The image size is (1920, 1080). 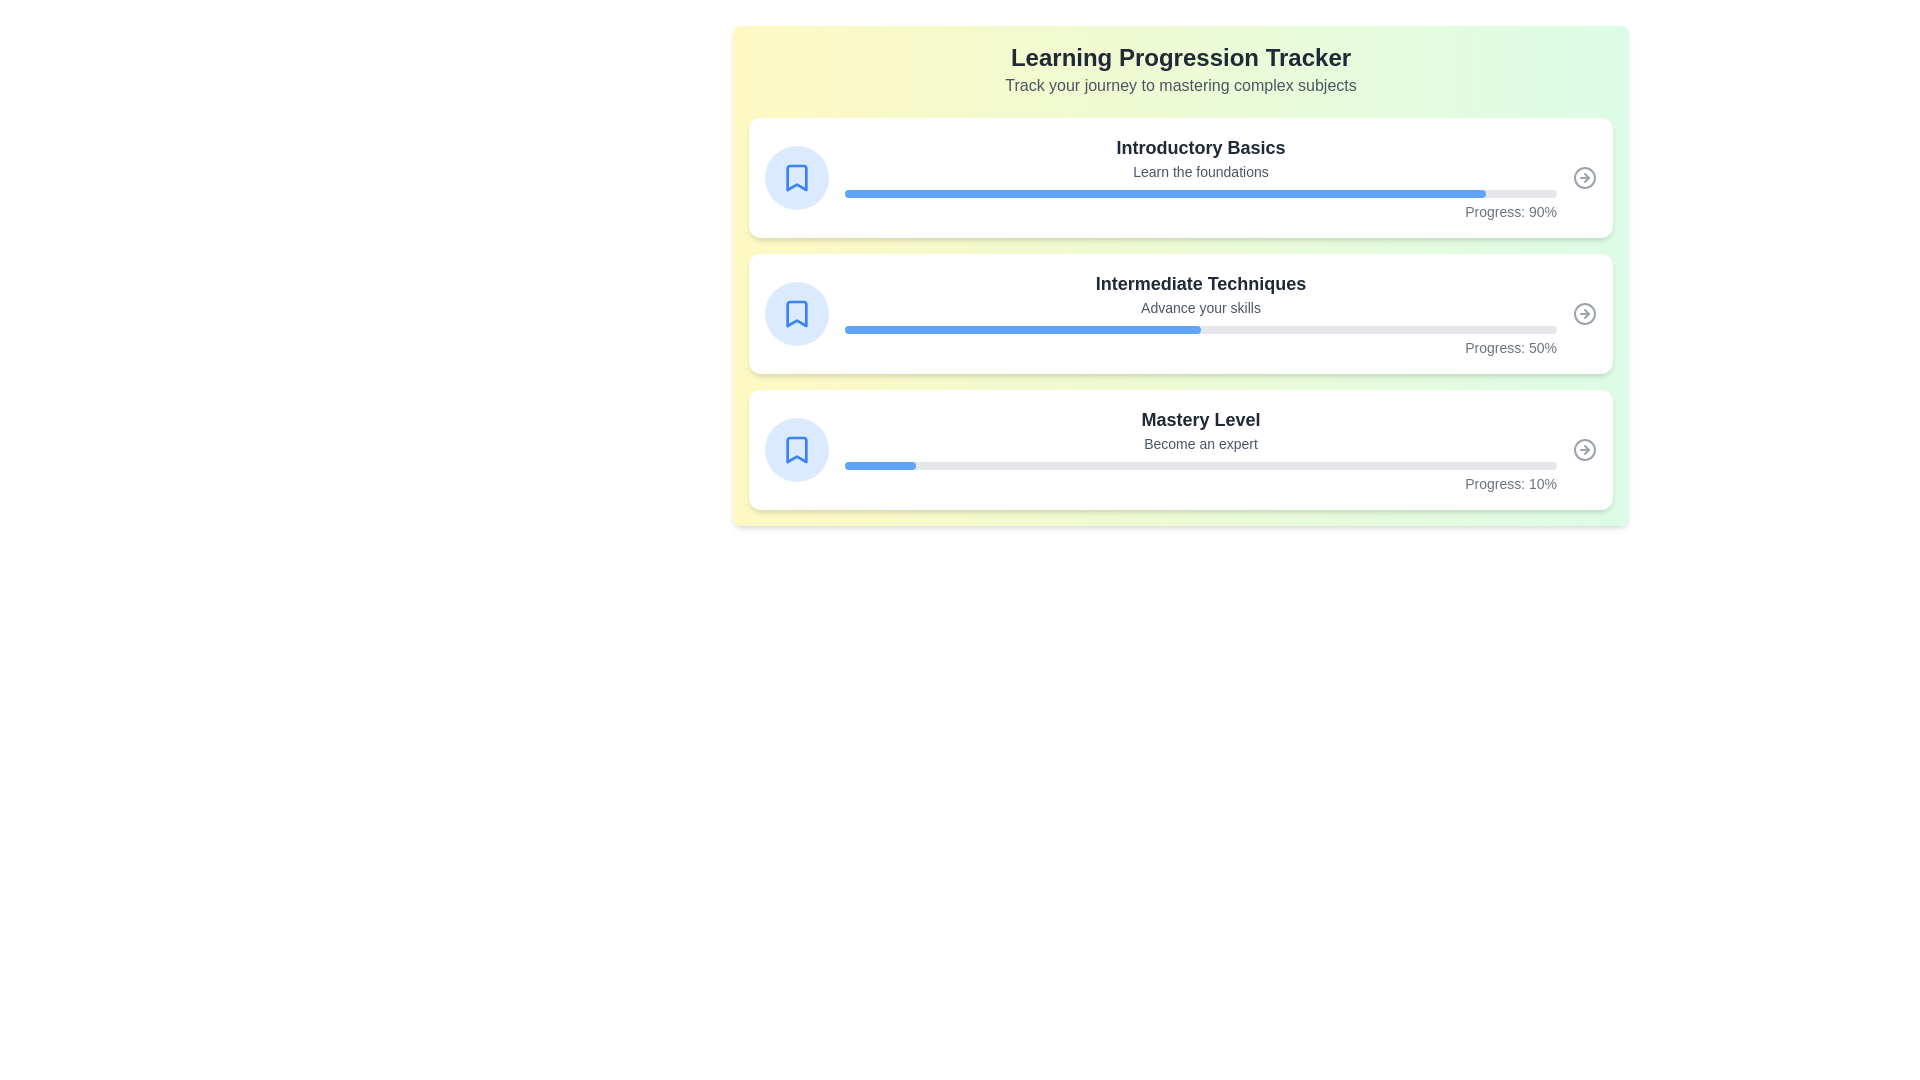 I want to click on the text label displaying 'Intermediate Techniques' in bold font, which is positioned at the top of its section and is prominently rendered in dark gray, so click(x=1200, y=284).